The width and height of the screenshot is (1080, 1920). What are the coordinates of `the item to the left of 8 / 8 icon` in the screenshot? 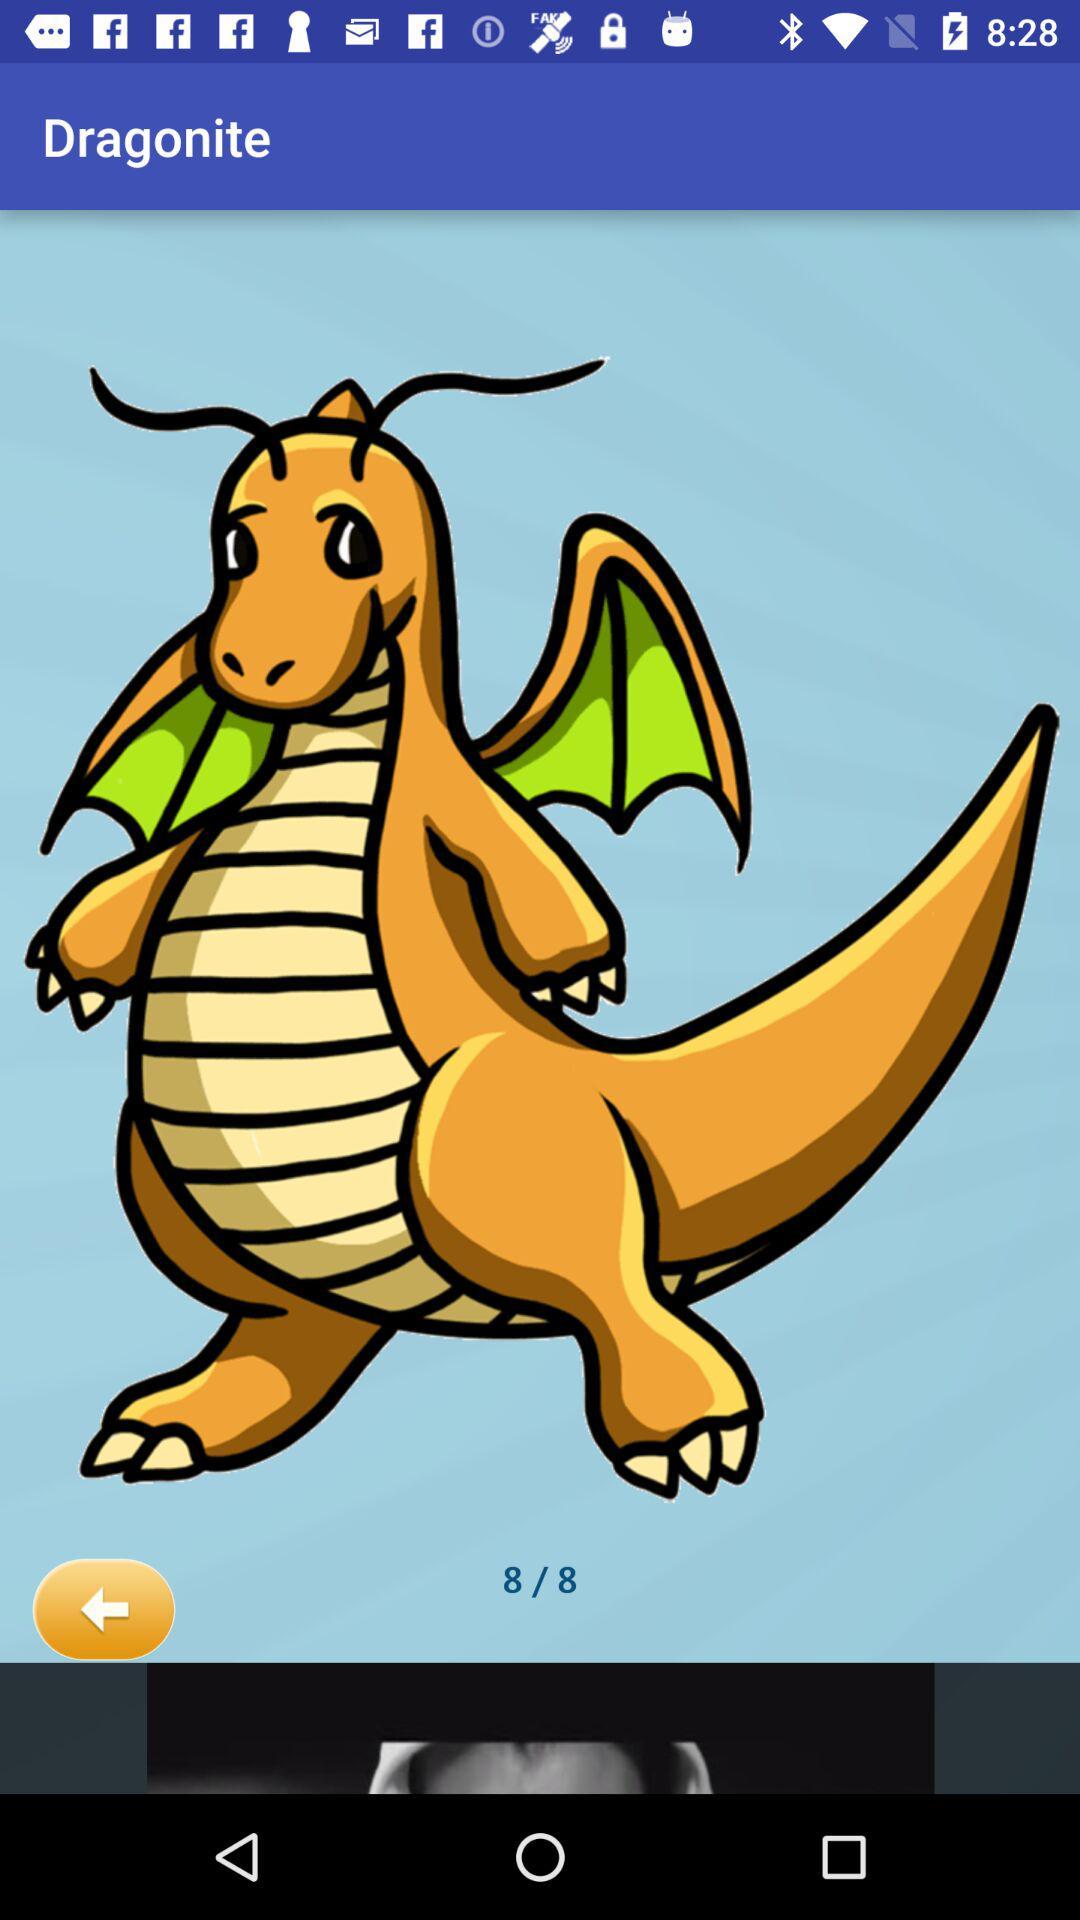 It's located at (103, 1610).